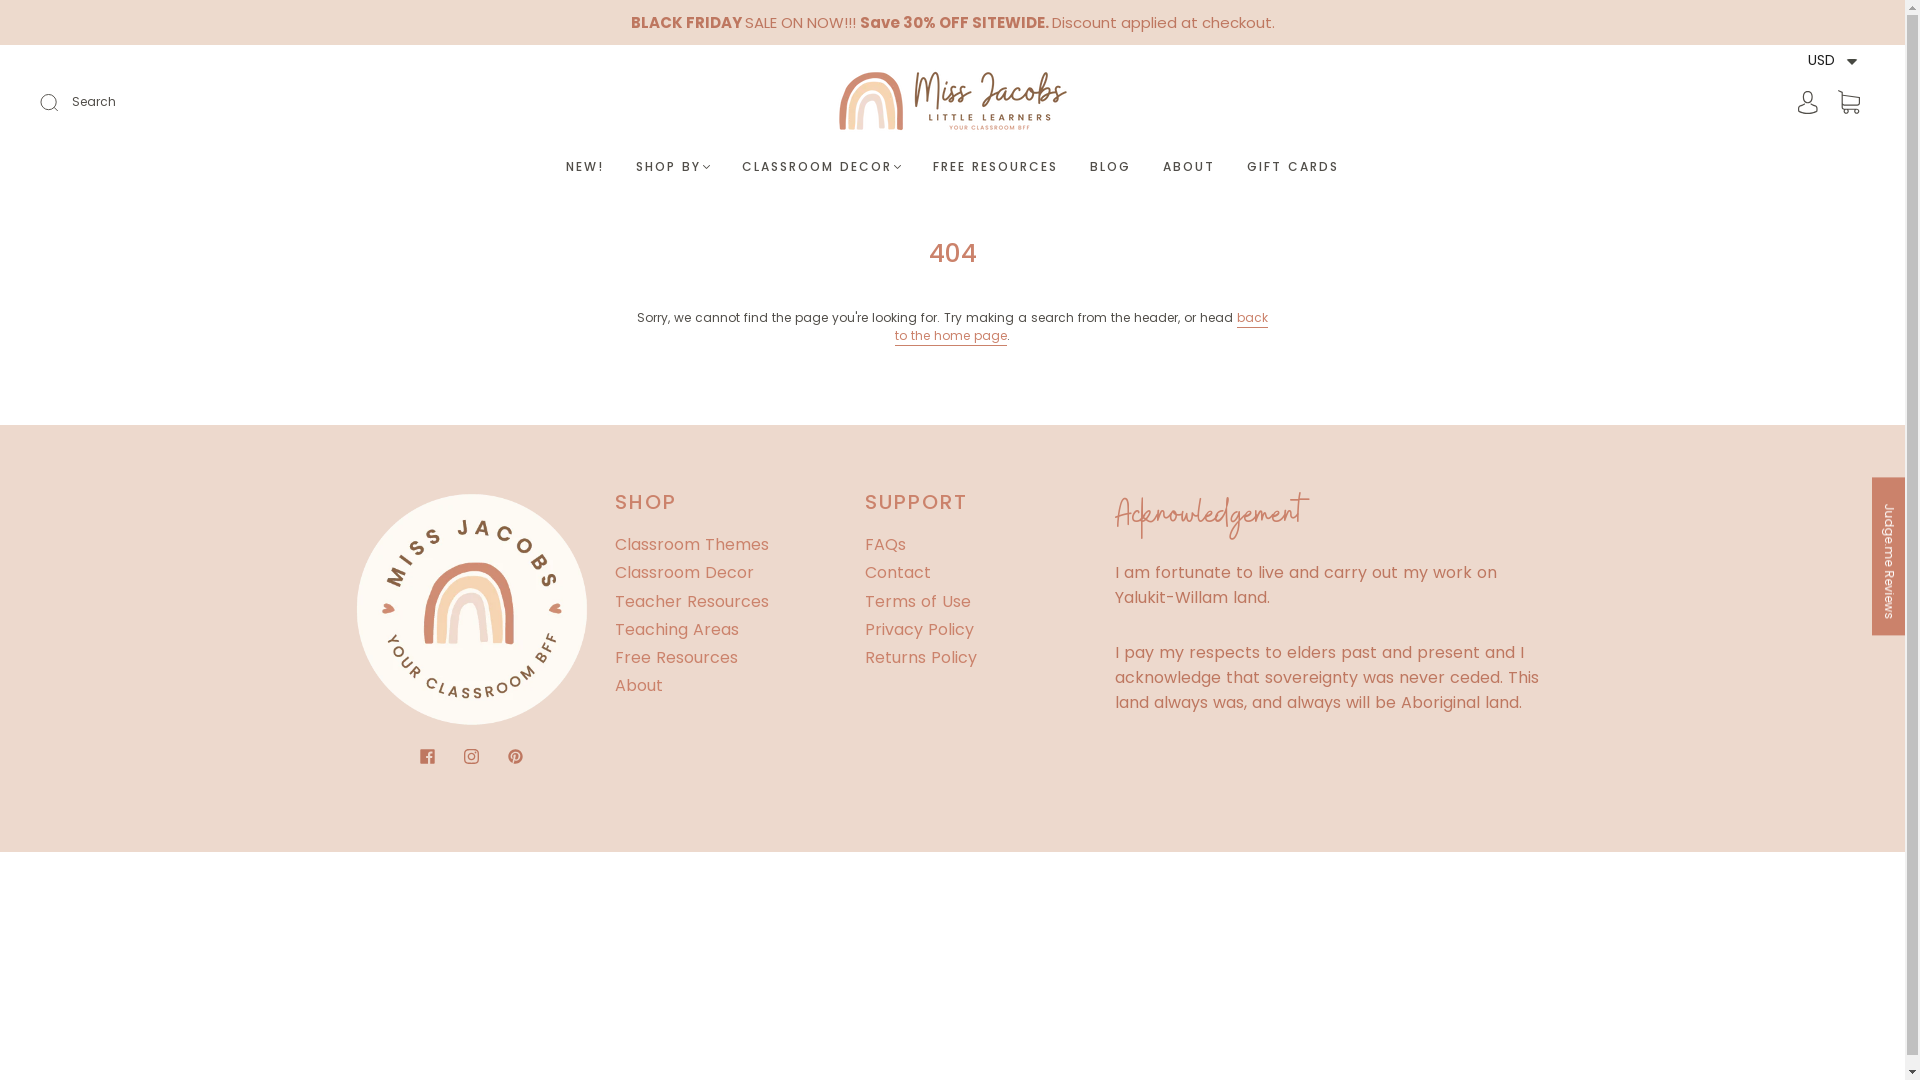 This screenshot has height=1080, width=1920. I want to click on 'Classroom Themes', so click(691, 544).